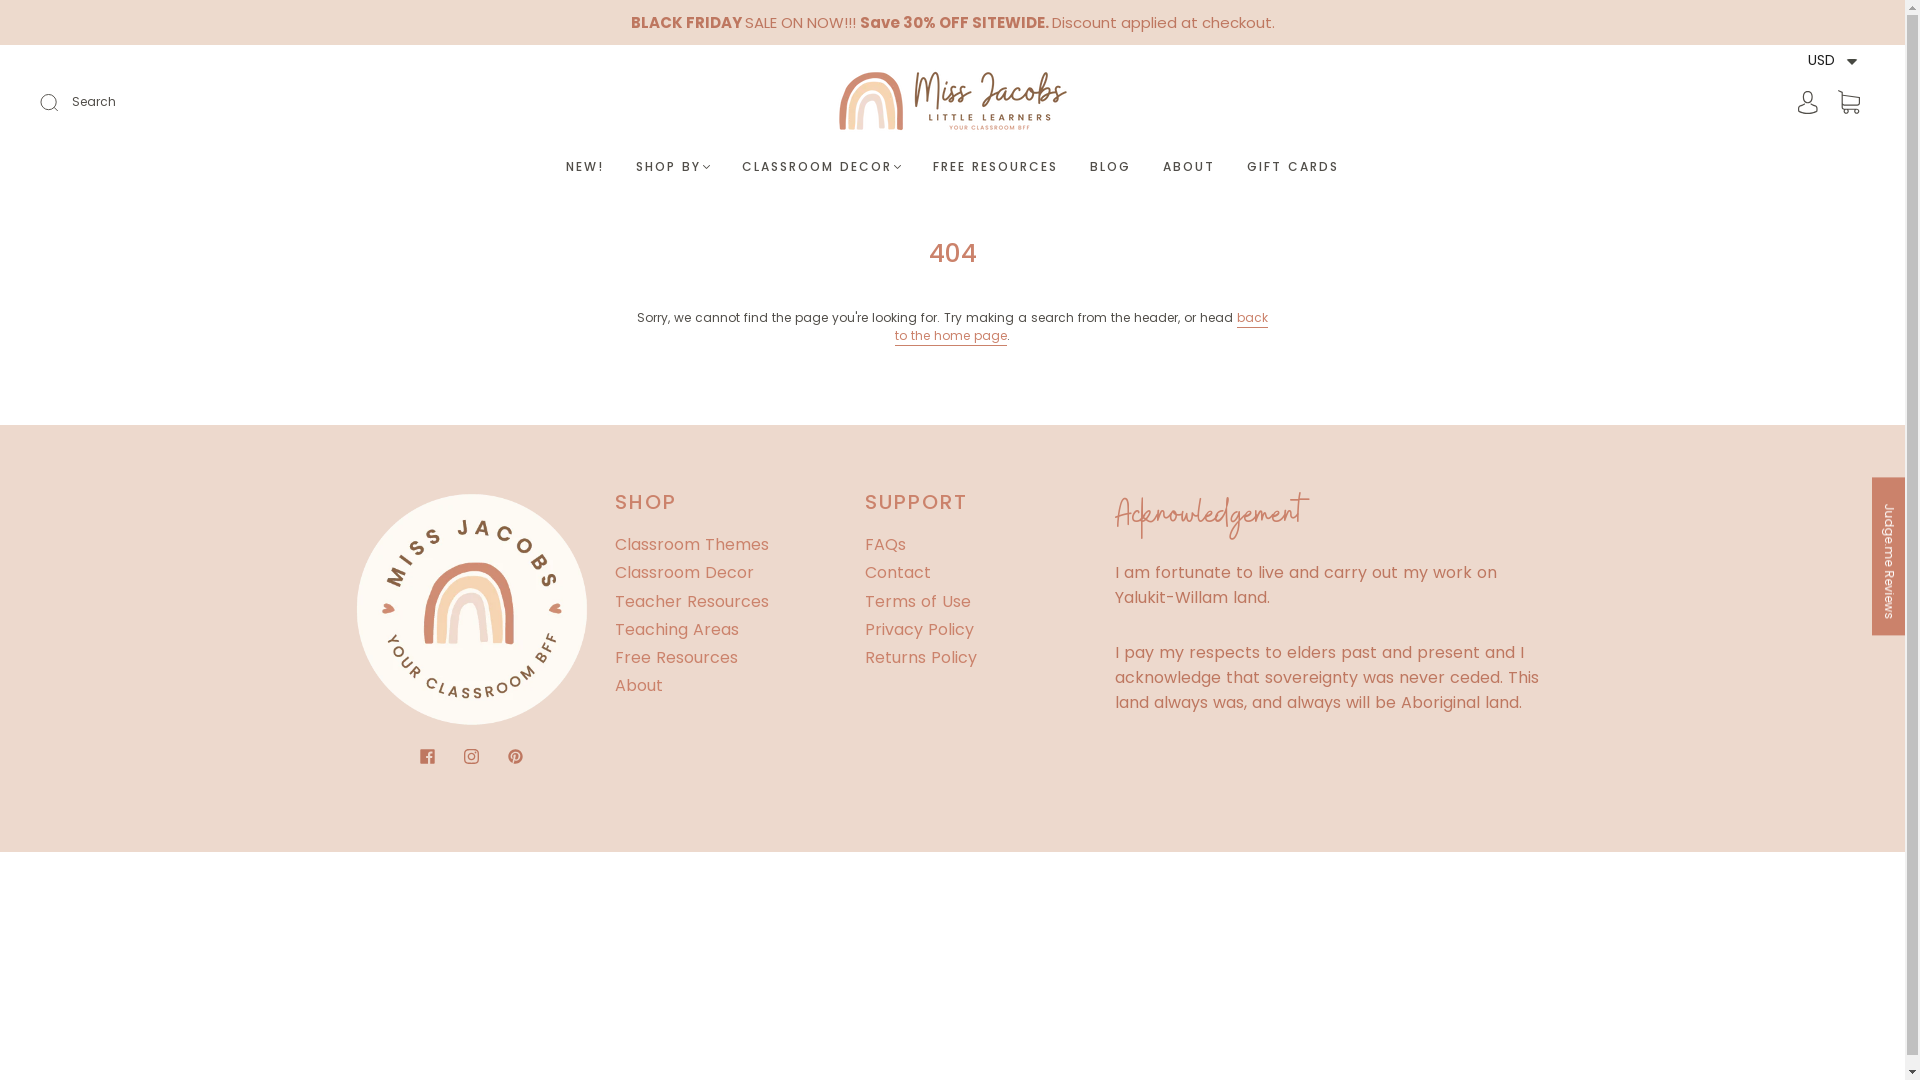 This screenshot has height=1080, width=1920. I want to click on 'Classroom Themes', so click(691, 544).